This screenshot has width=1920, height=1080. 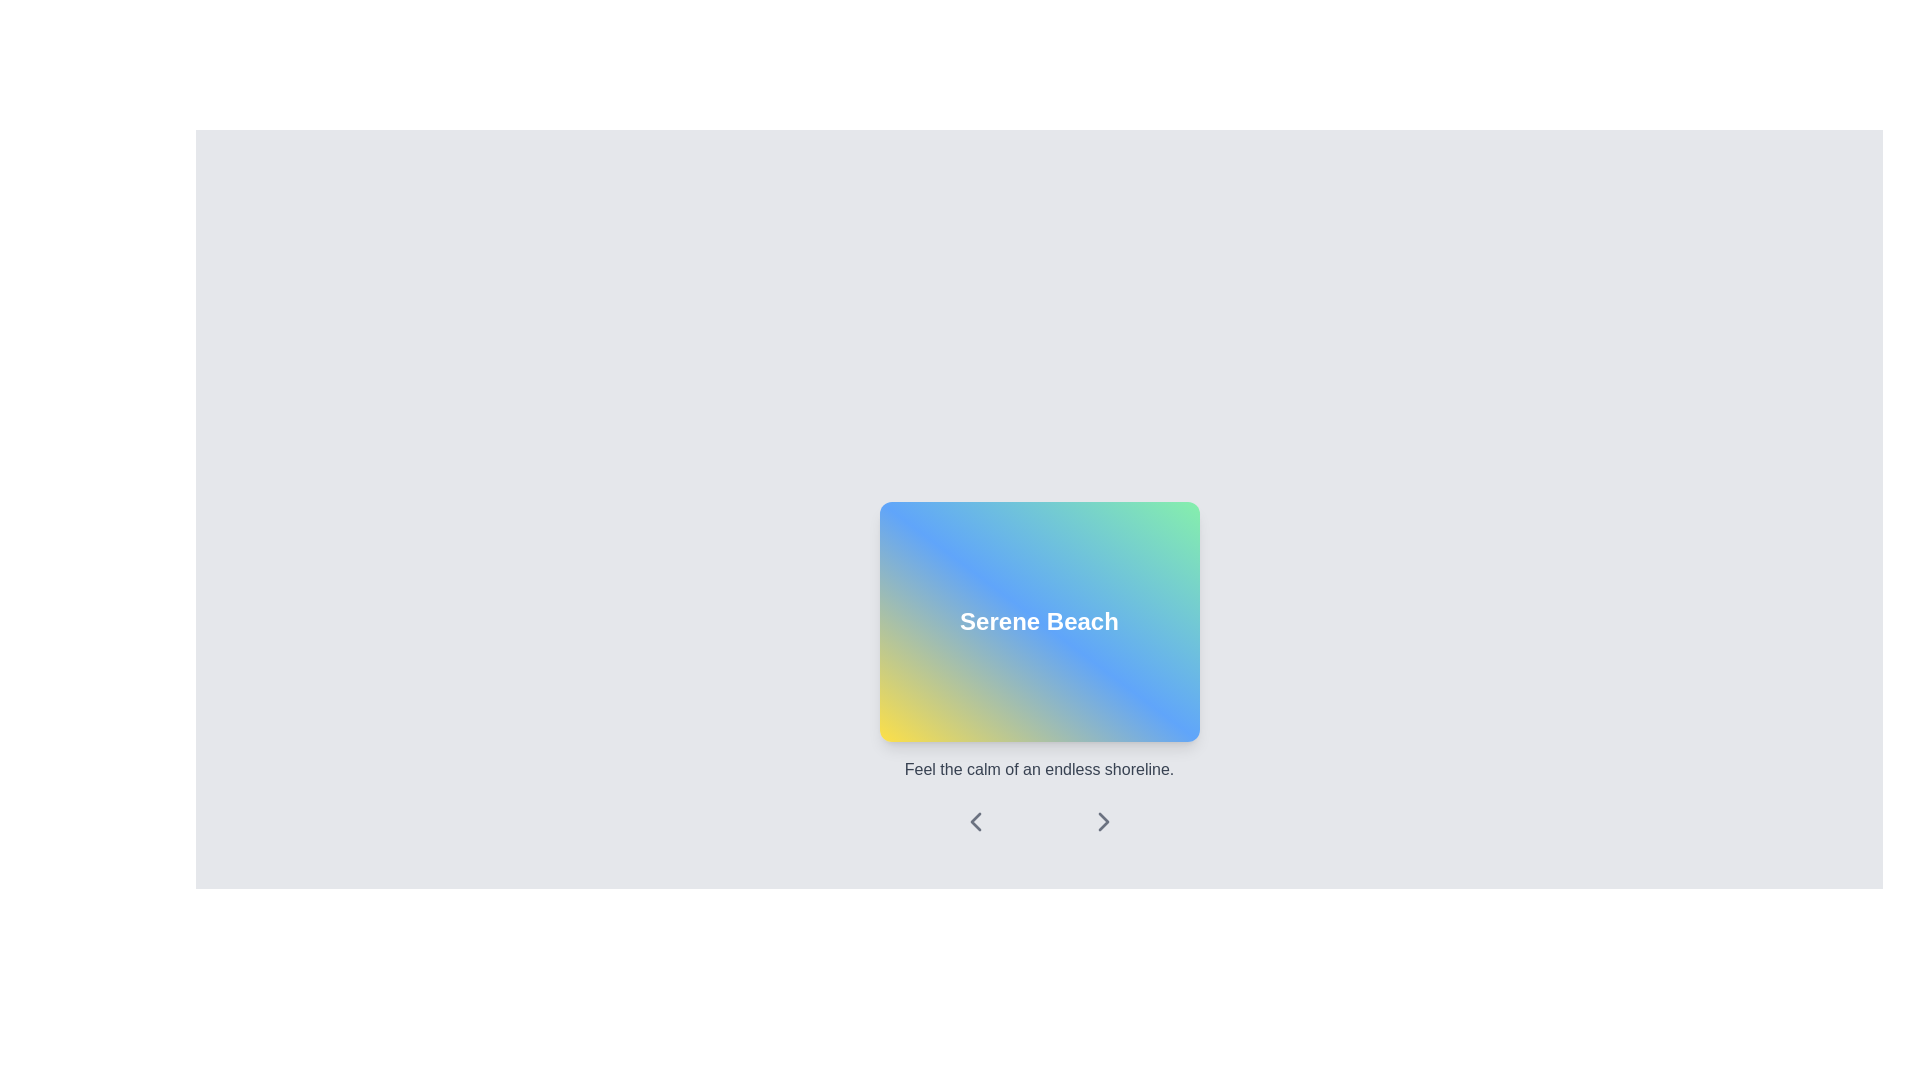 What do you see at coordinates (1039, 769) in the screenshot?
I see `the static text element positioned below the 'Serene Beach' label and above the arrow icons` at bounding box center [1039, 769].